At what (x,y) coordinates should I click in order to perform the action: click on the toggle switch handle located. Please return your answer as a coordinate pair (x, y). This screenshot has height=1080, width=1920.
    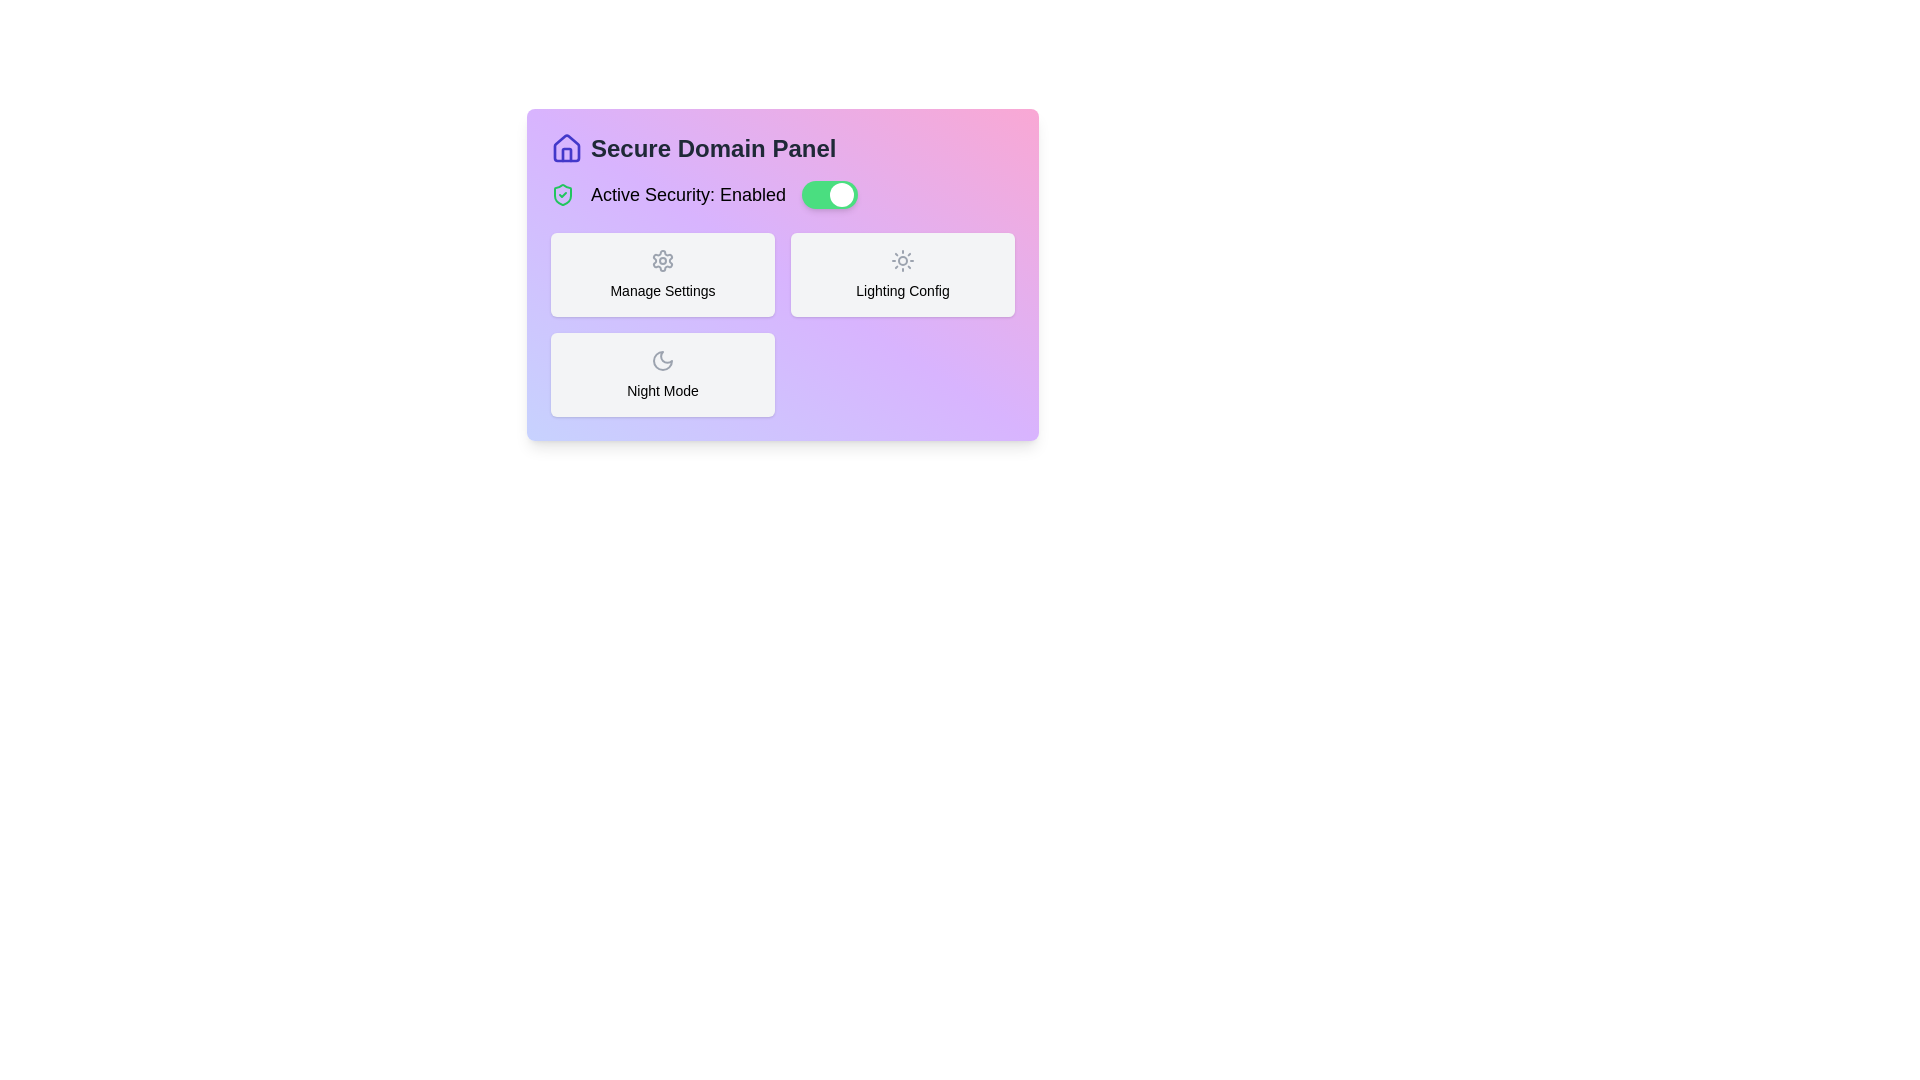
    Looking at the image, I should click on (842, 195).